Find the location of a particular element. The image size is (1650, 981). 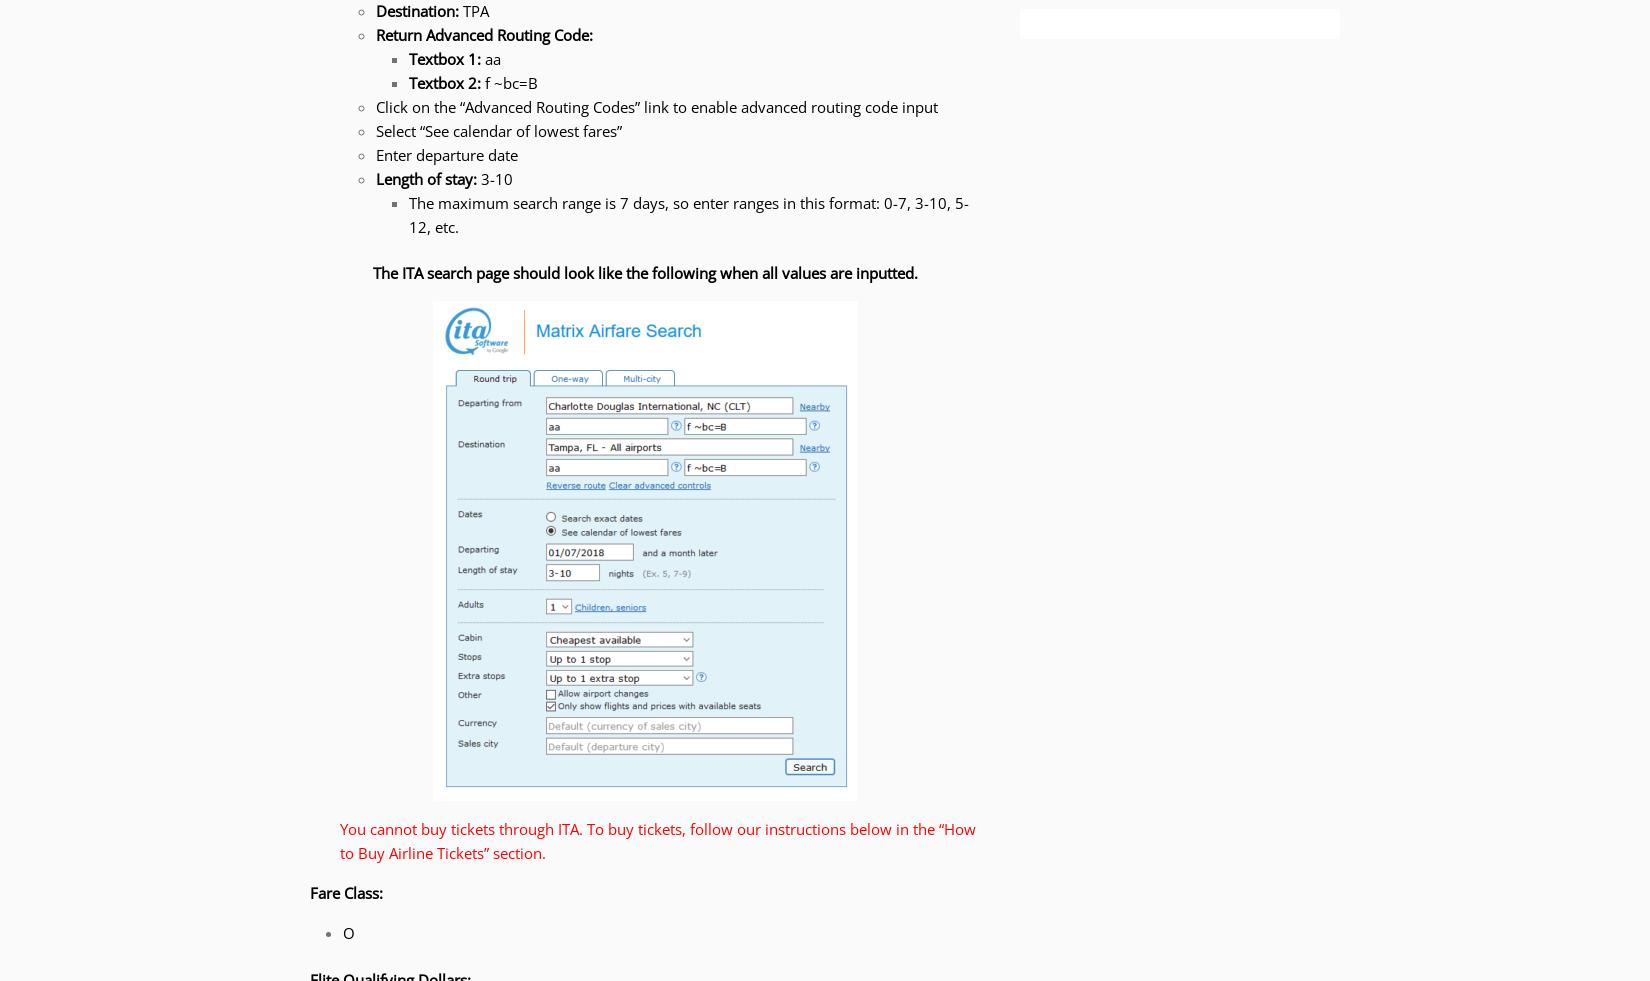

'Textbox 2:' is located at coordinates (445, 81).